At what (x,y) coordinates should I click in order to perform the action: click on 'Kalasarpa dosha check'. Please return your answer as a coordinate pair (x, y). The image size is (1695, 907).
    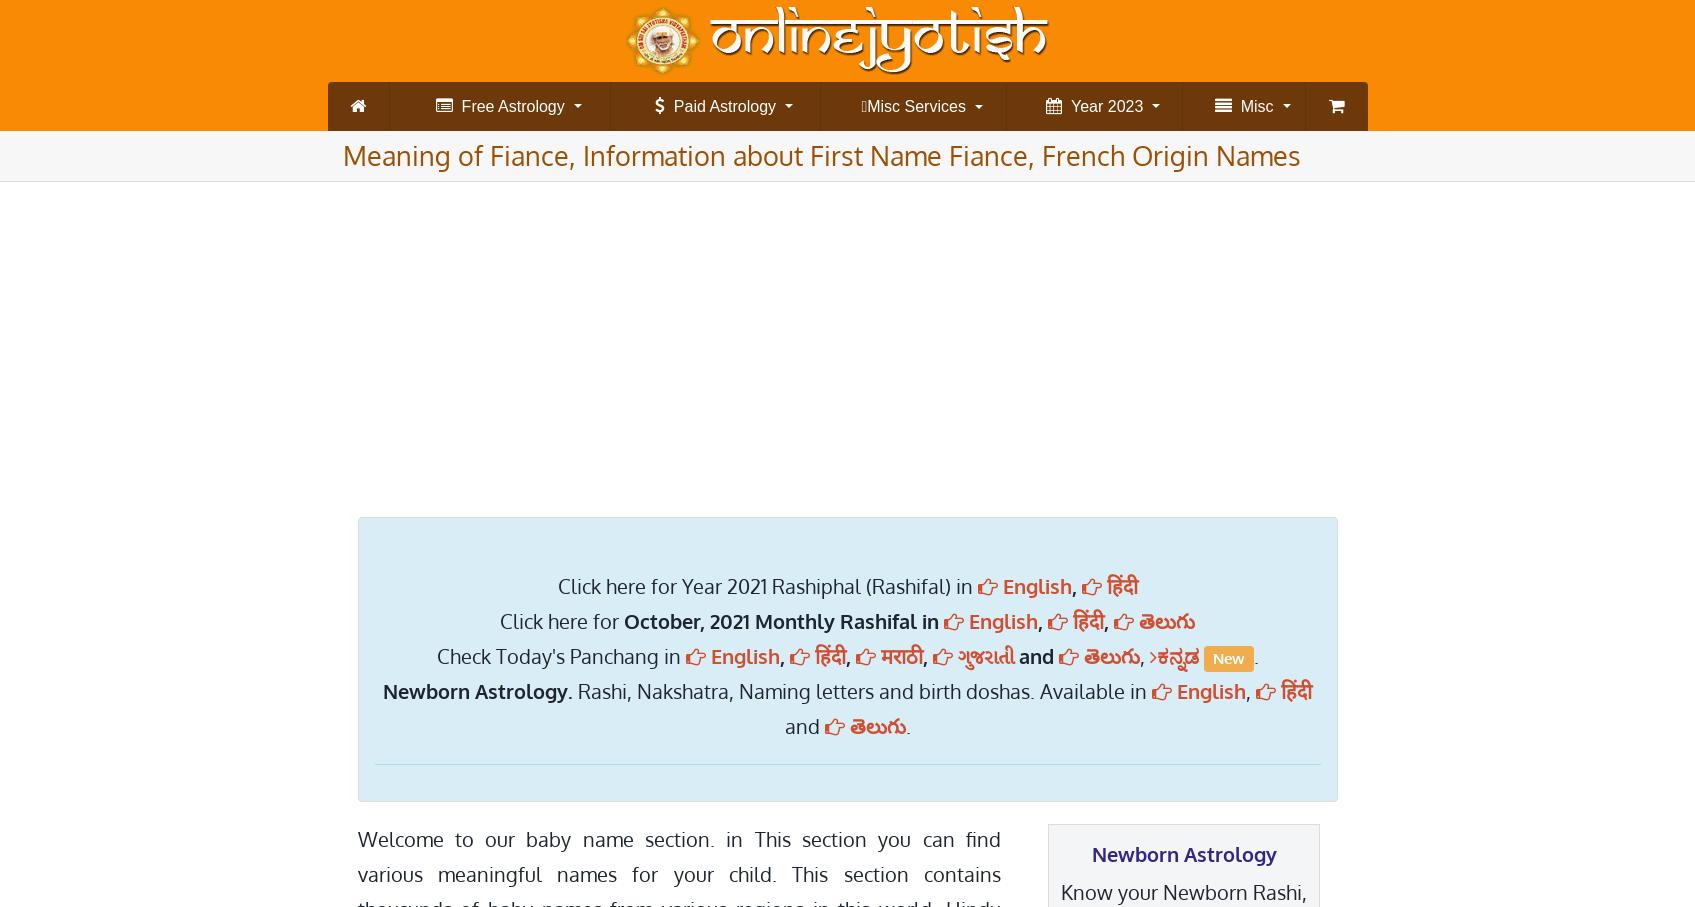
    Looking at the image, I should click on (467, 195).